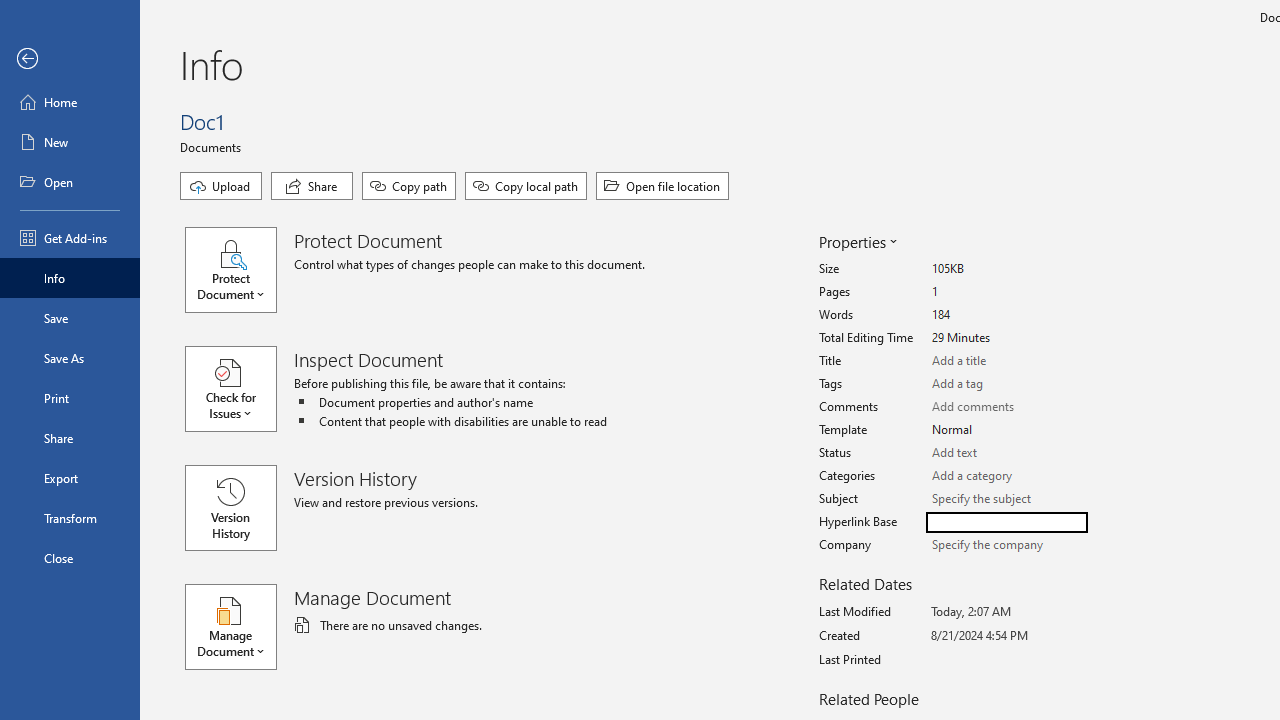 This screenshot has height=720, width=1280. Describe the element at coordinates (213, 145) in the screenshot. I see `'Documents'` at that location.